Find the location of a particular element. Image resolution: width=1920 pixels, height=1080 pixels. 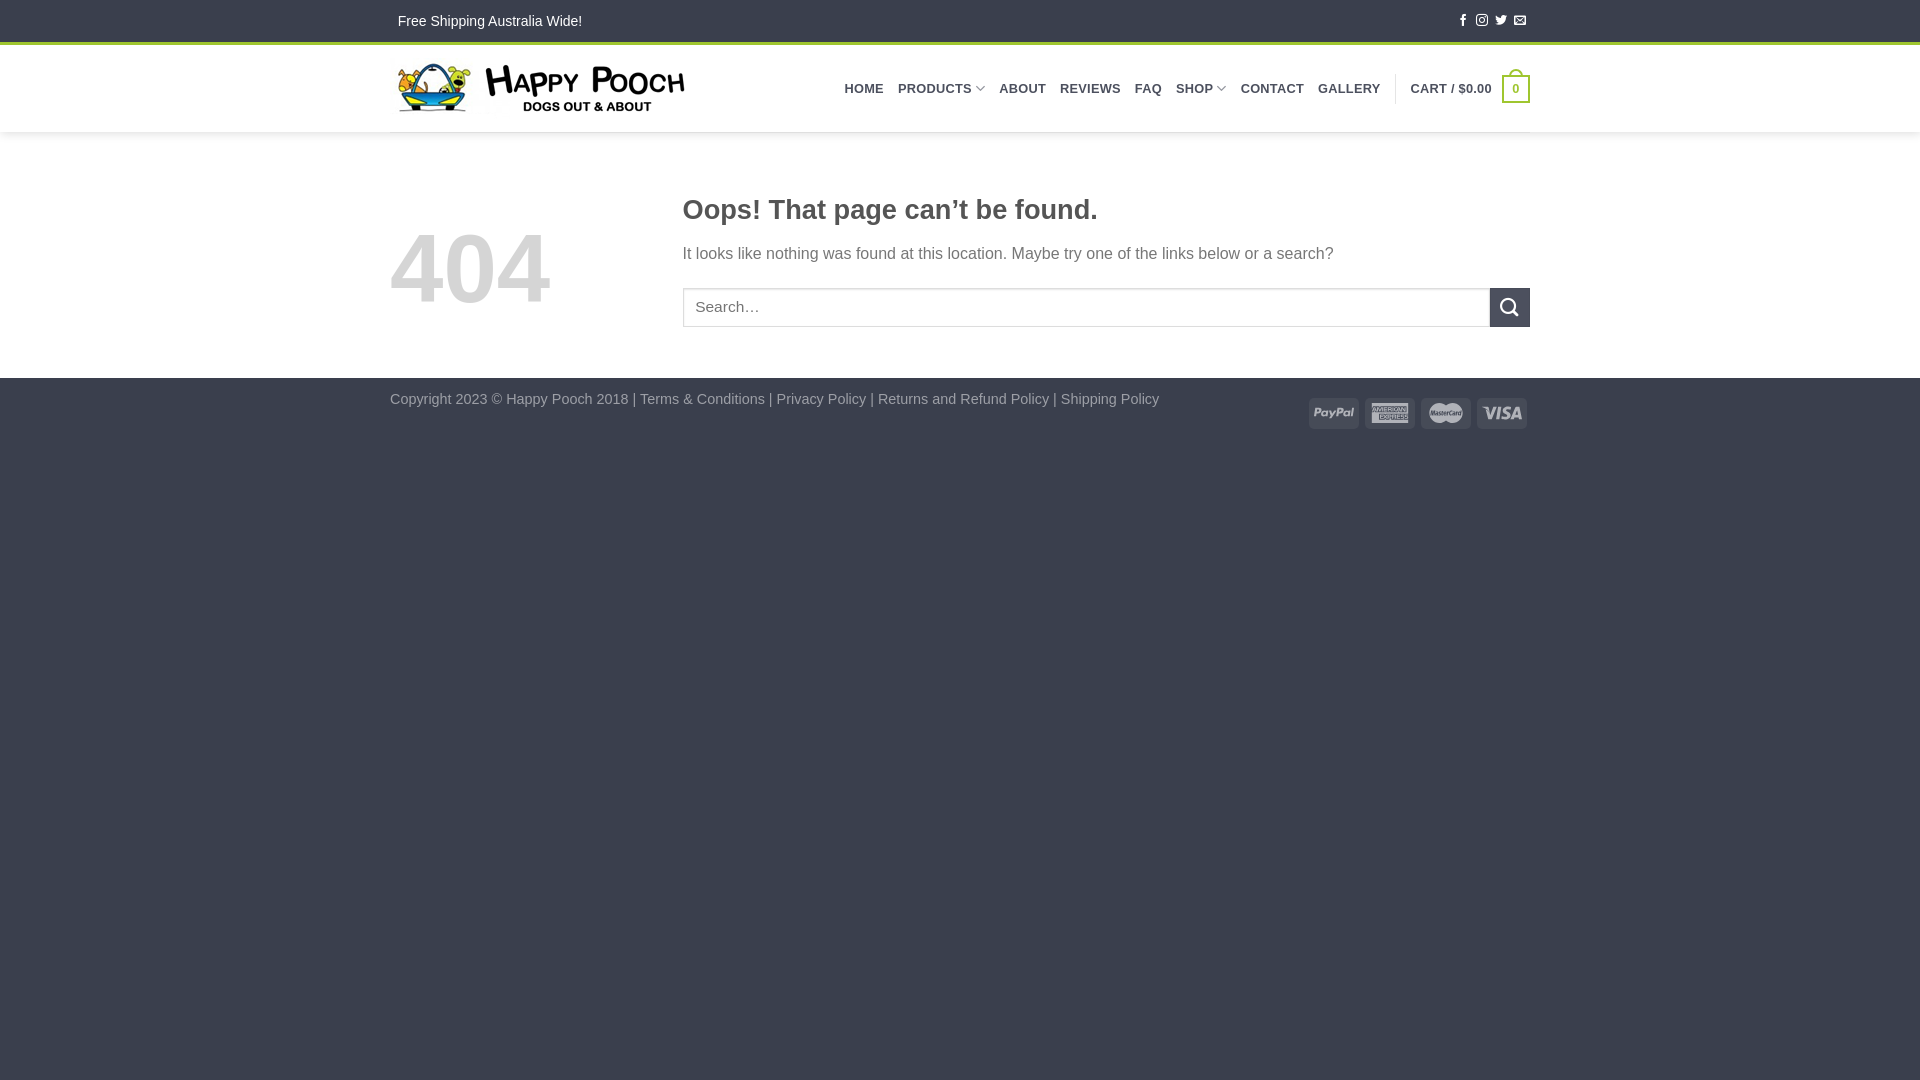

'SHOP' is located at coordinates (1200, 87).